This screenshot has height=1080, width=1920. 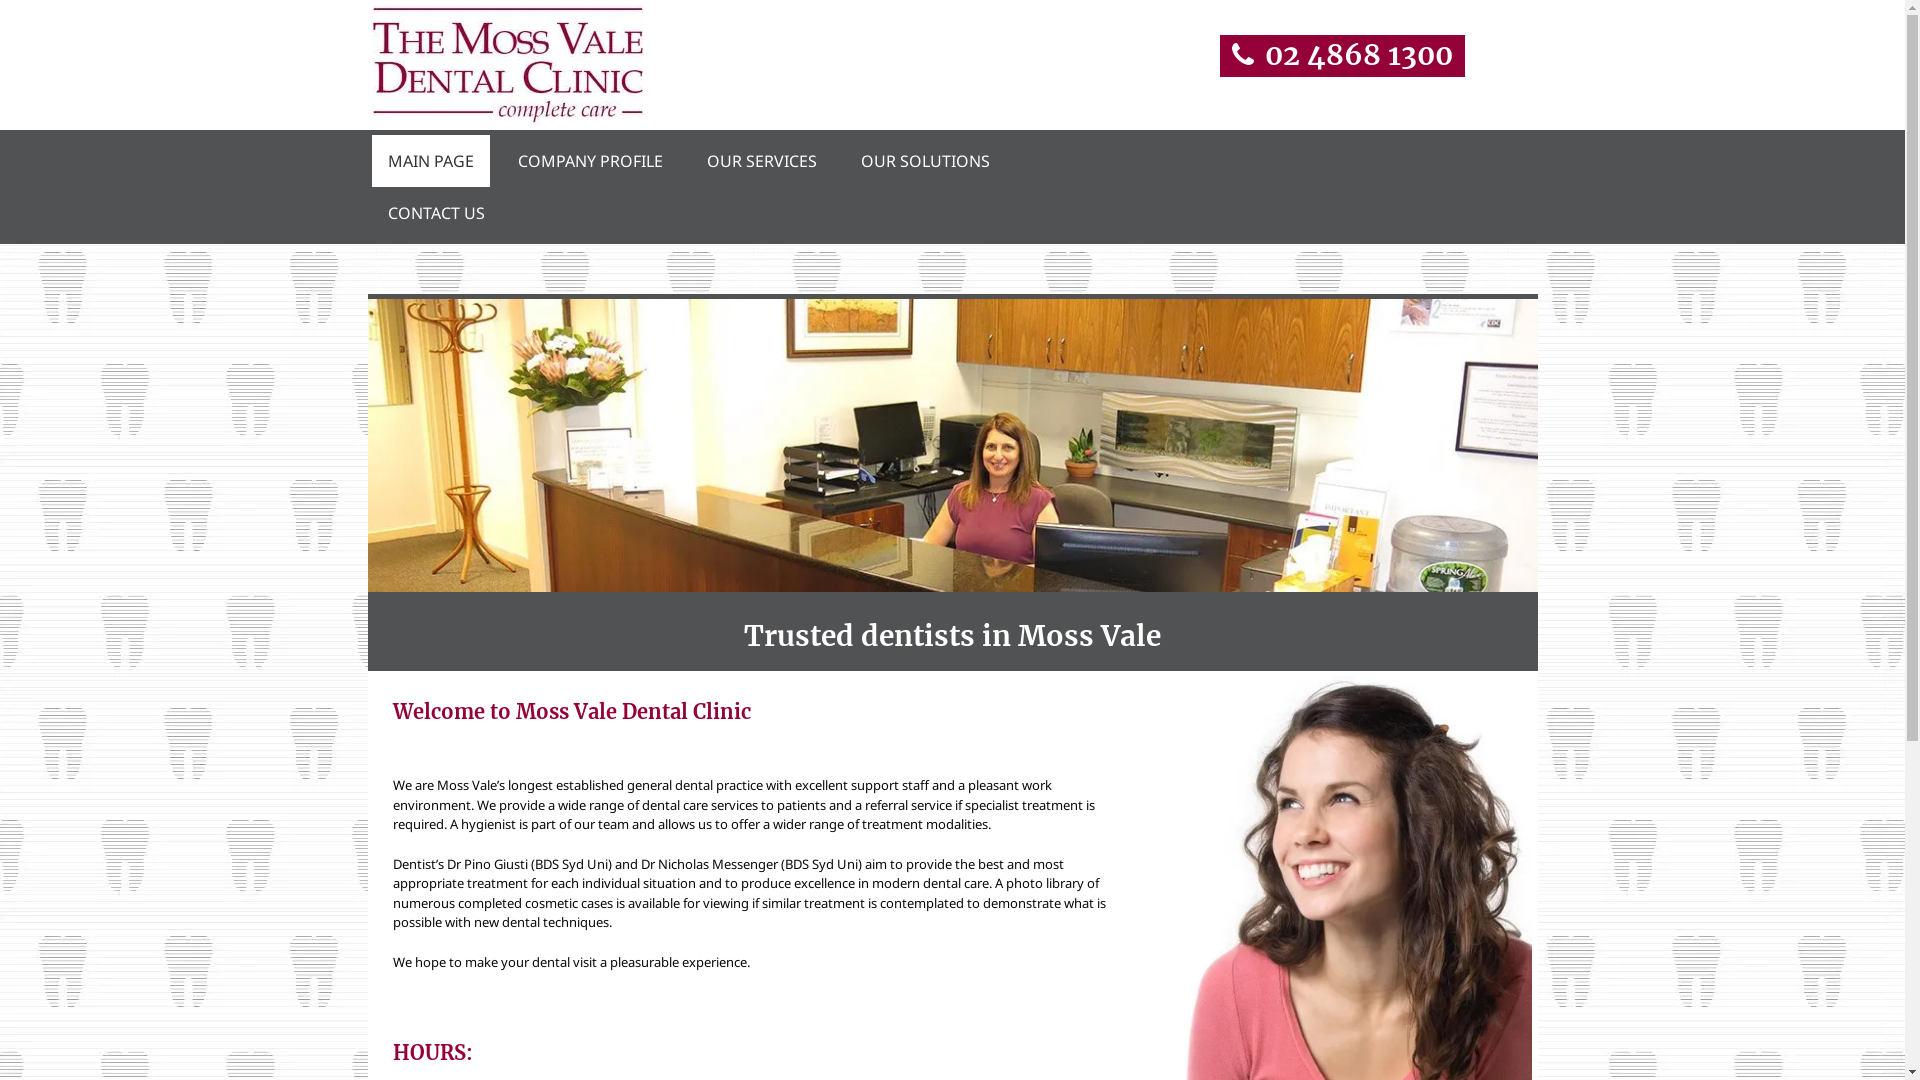 What do you see at coordinates (589, 160) in the screenshot?
I see `'COMPANY PROFILE'` at bounding box center [589, 160].